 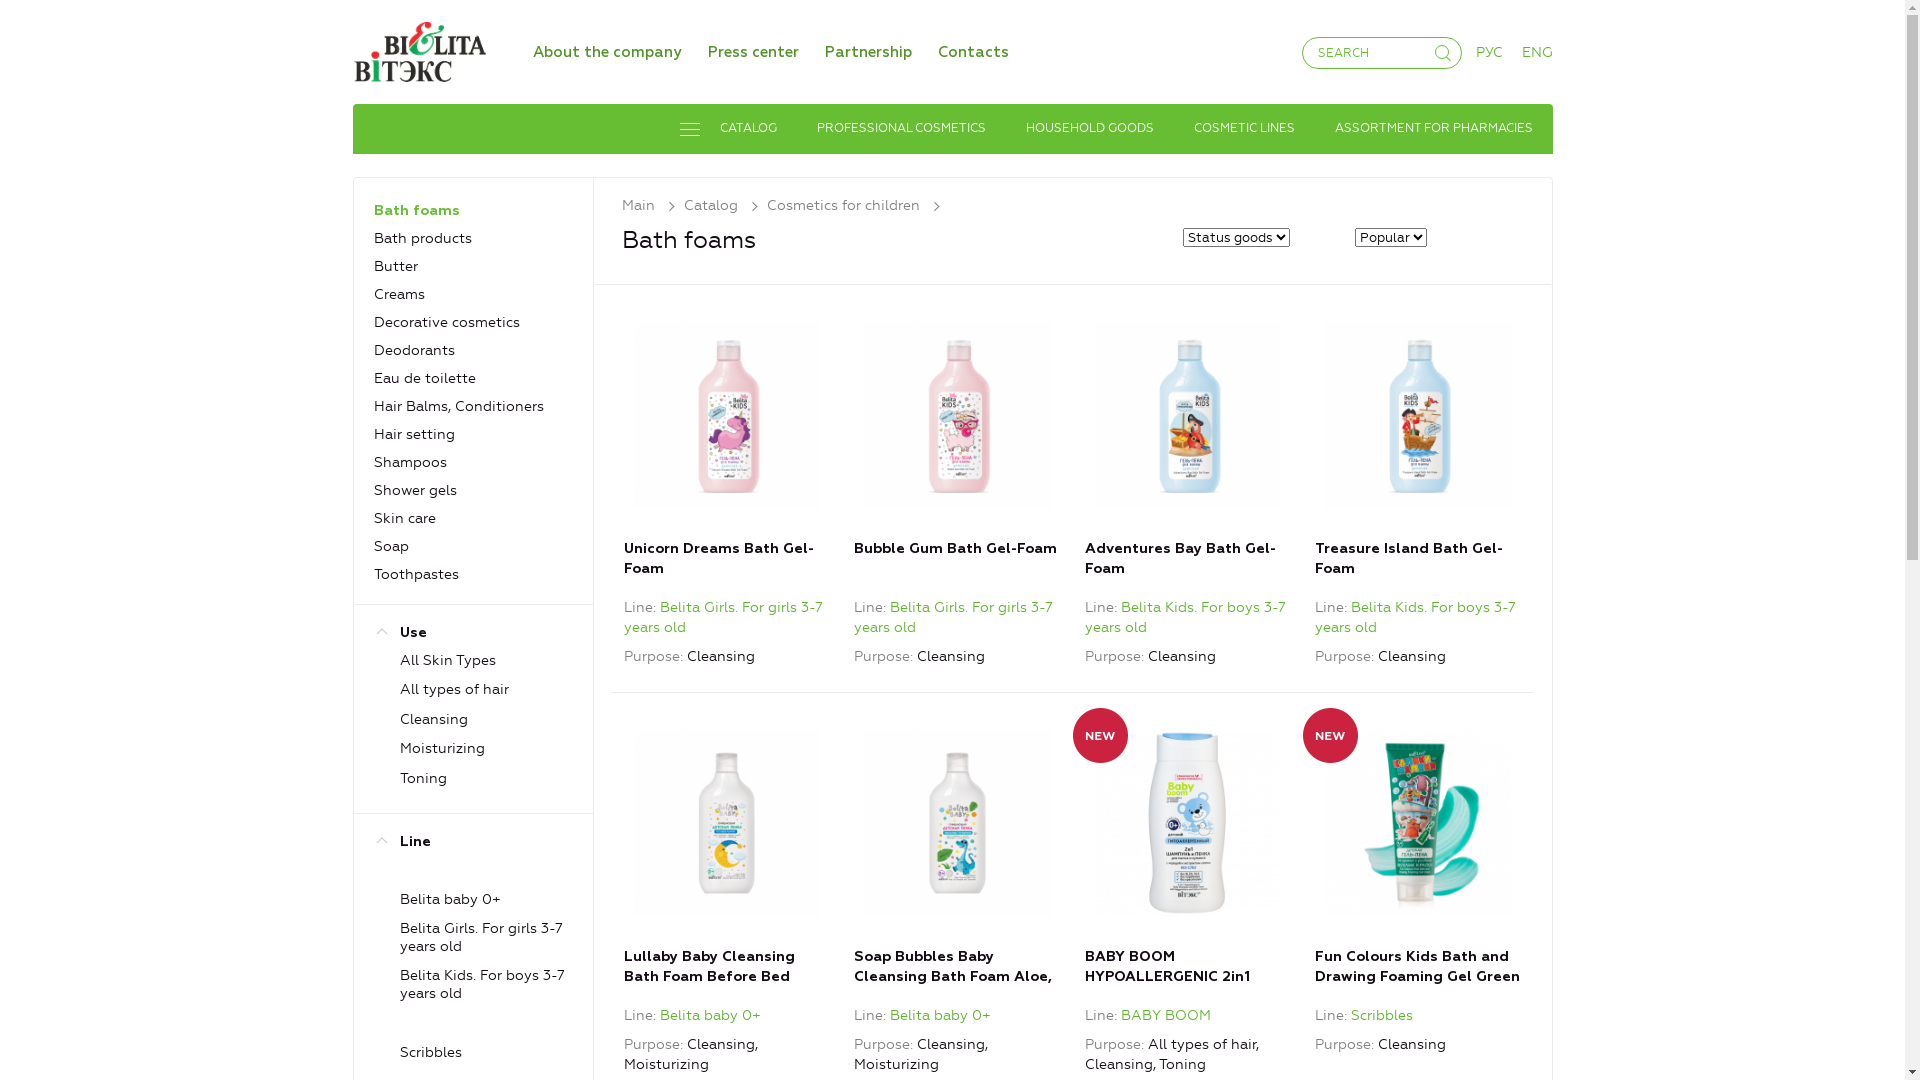 What do you see at coordinates (424, 378) in the screenshot?
I see `'Eau de toilette'` at bounding box center [424, 378].